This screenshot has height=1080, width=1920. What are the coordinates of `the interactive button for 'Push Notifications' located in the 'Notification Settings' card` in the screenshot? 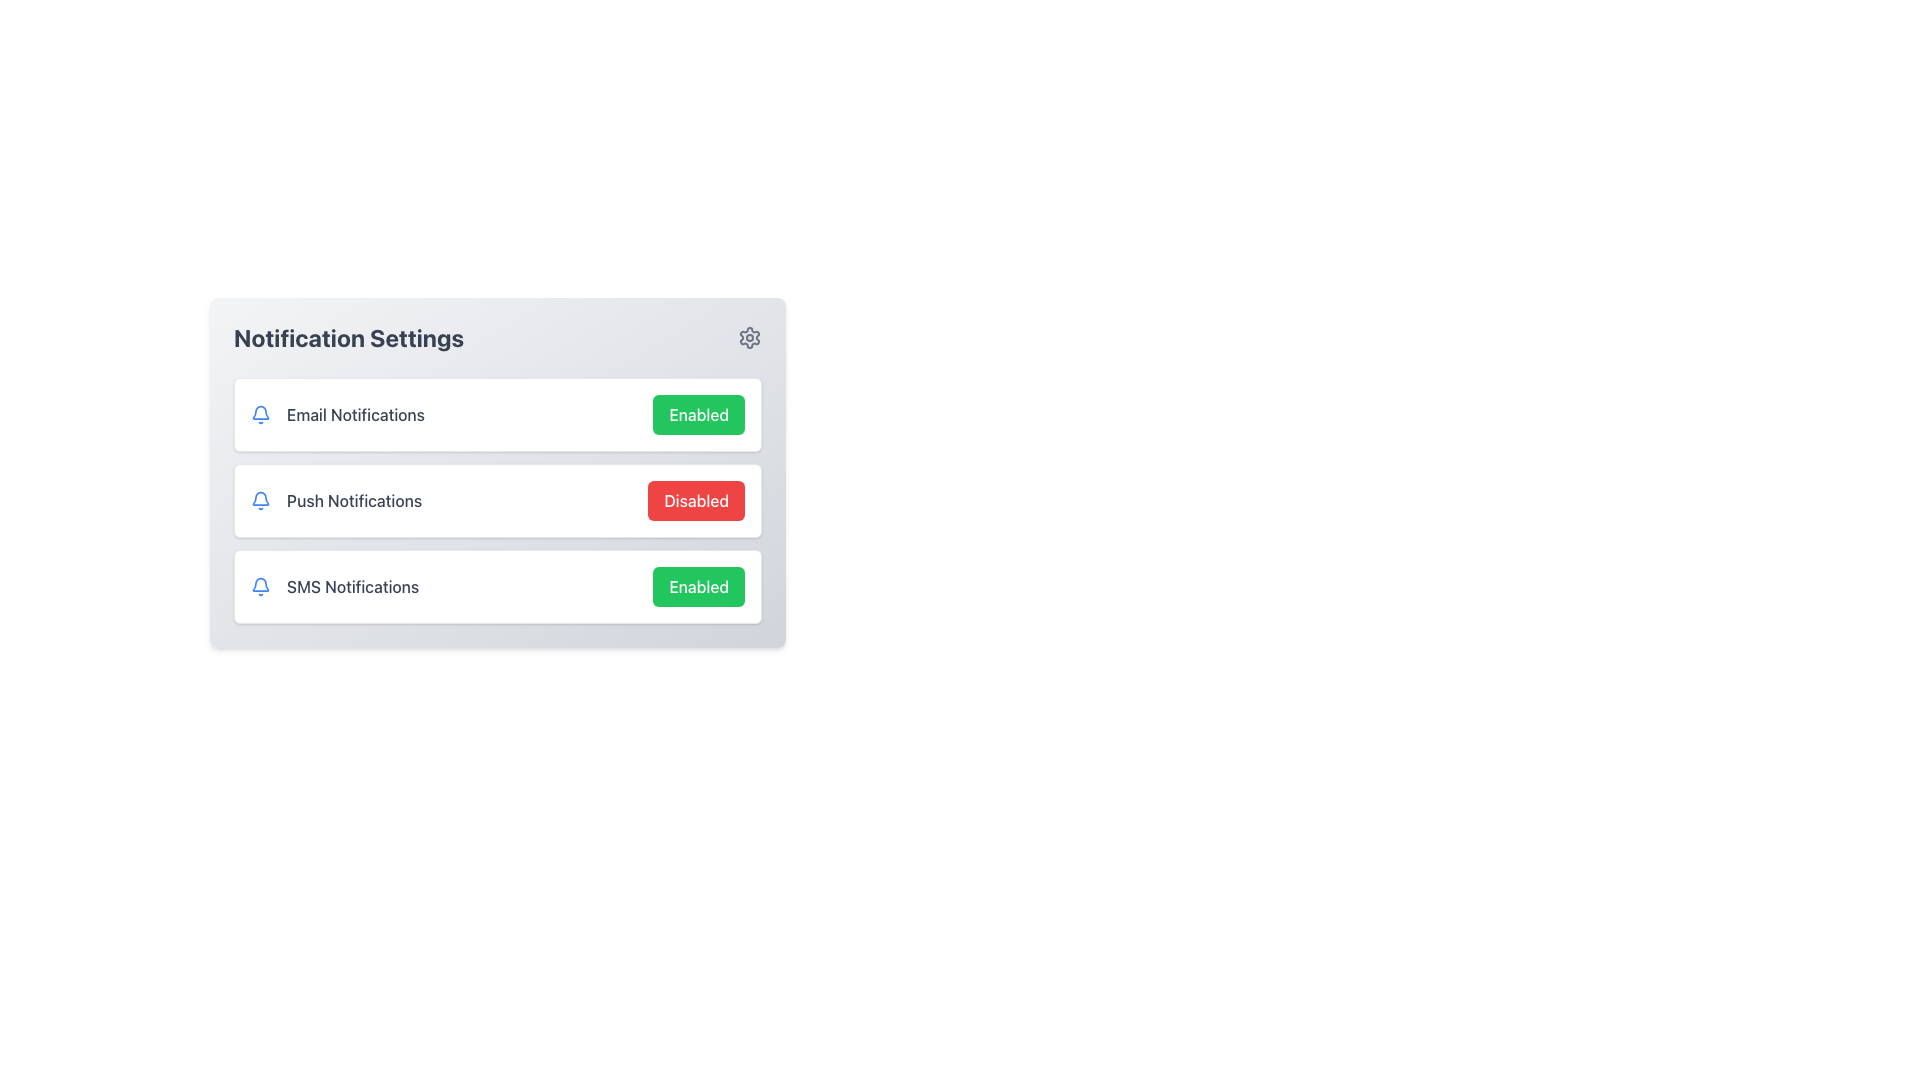 It's located at (498, 500).